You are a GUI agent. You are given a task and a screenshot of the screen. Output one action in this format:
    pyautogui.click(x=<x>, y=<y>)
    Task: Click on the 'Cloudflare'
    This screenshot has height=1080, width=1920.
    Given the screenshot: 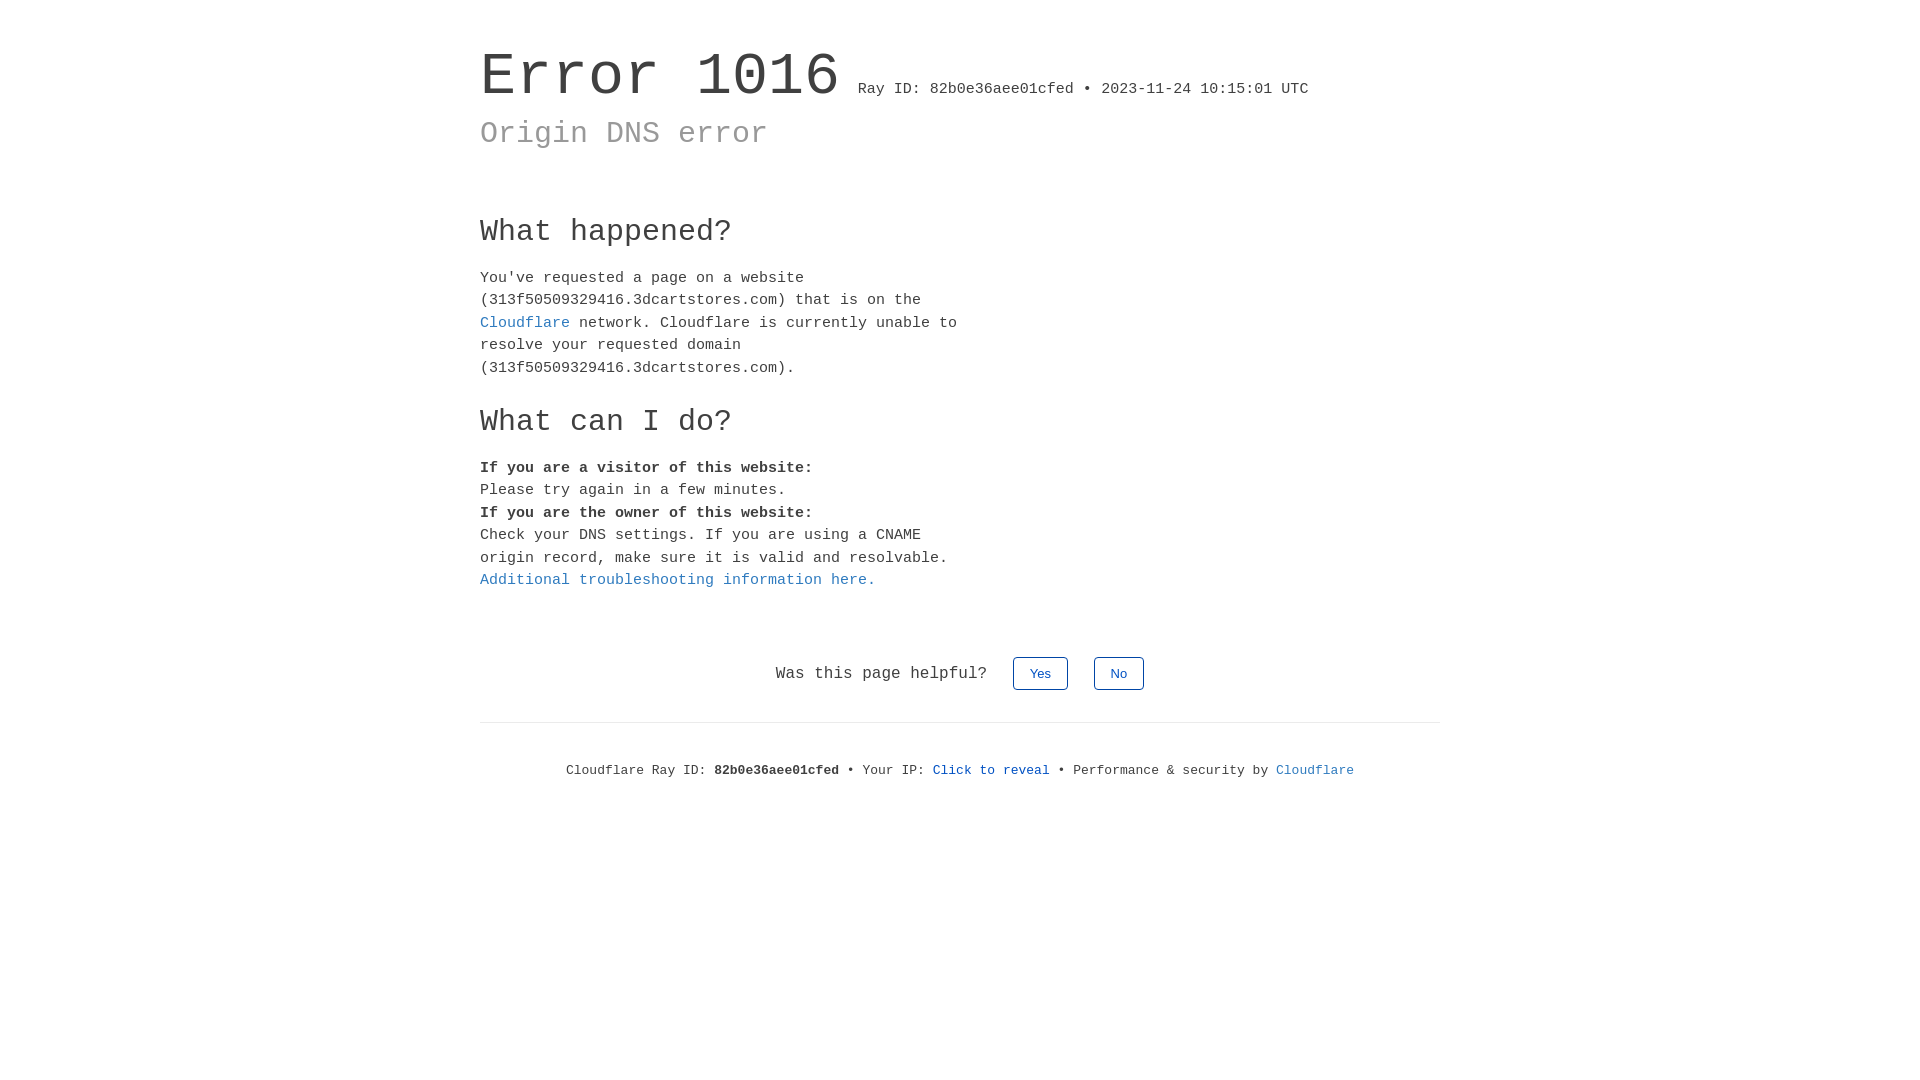 What is the action you would take?
    pyautogui.click(x=1315, y=768)
    